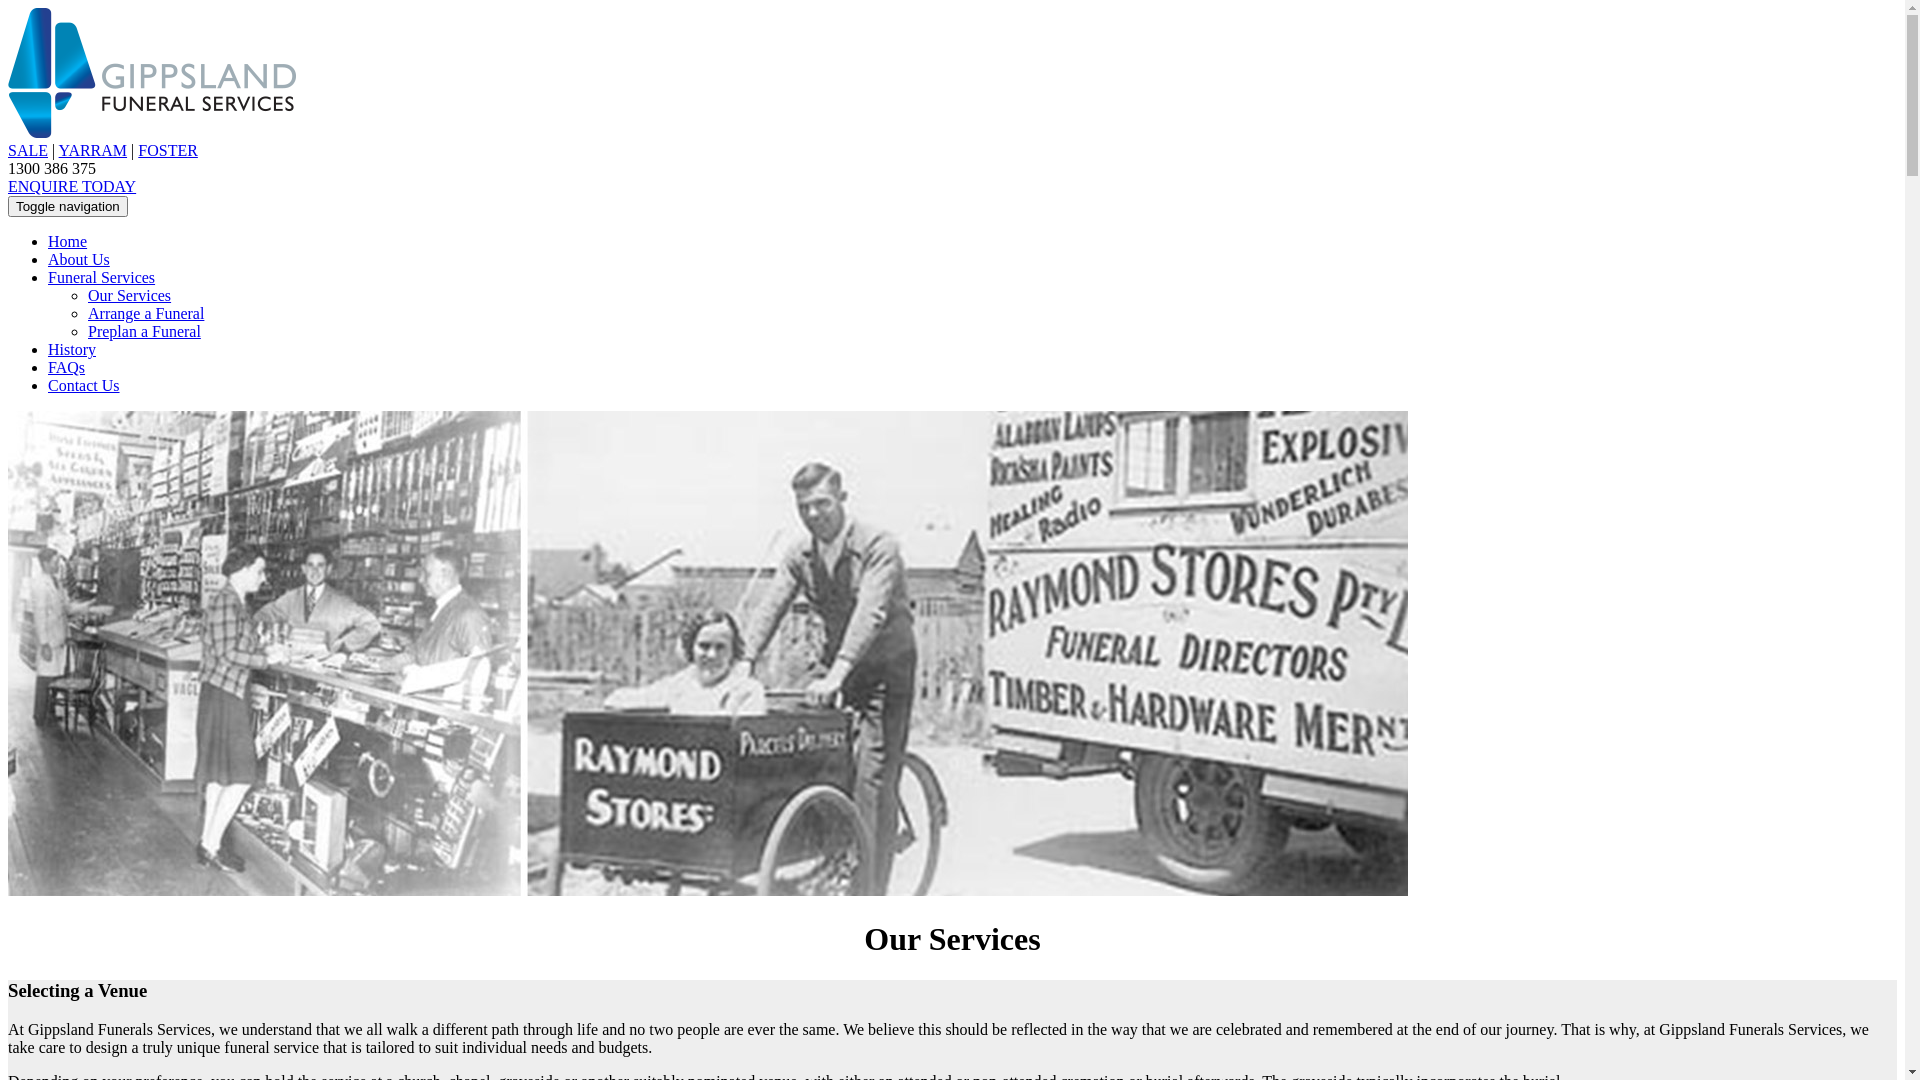 The width and height of the screenshot is (1920, 1080). Describe the element at coordinates (100, 277) in the screenshot. I see `'Funeral Services'` at that location.